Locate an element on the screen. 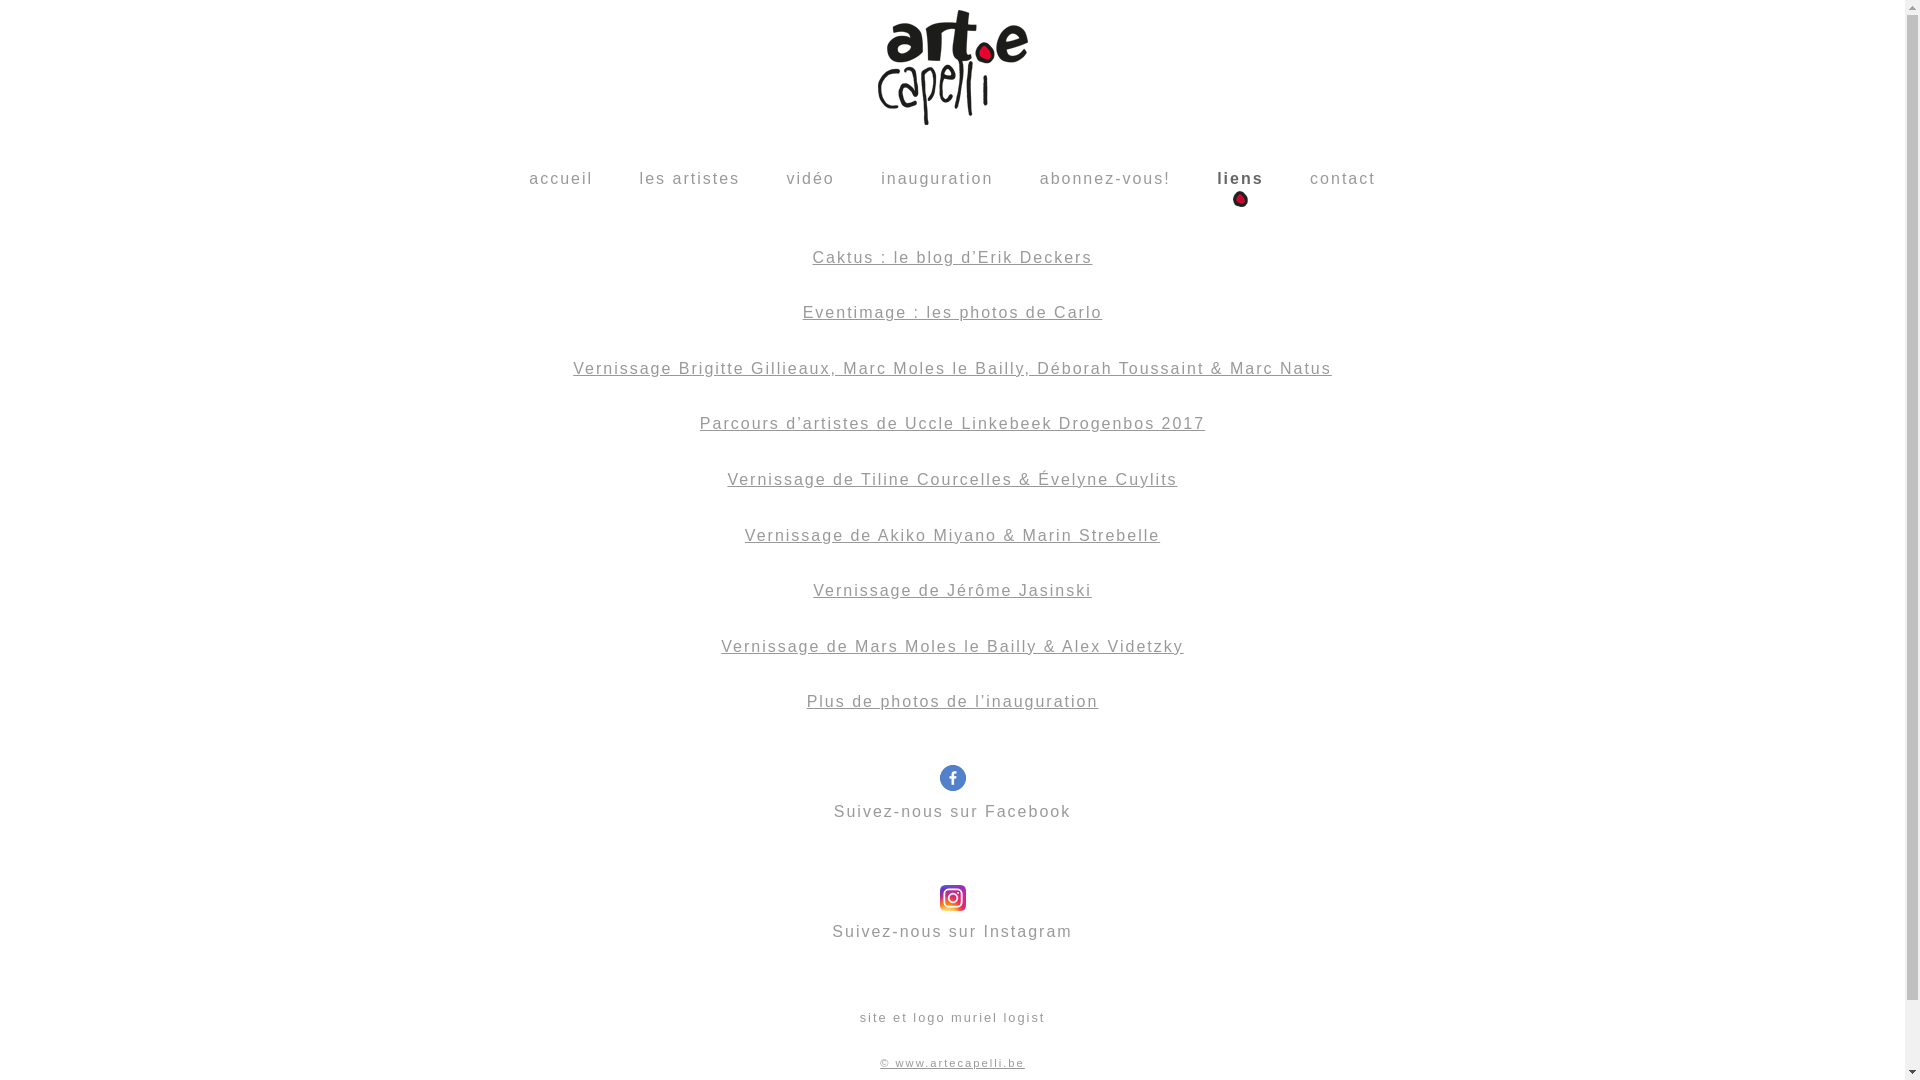 The height and width of the screenshot is (1080, 1920). 'les artistes' is located at coordinates (638, 177).